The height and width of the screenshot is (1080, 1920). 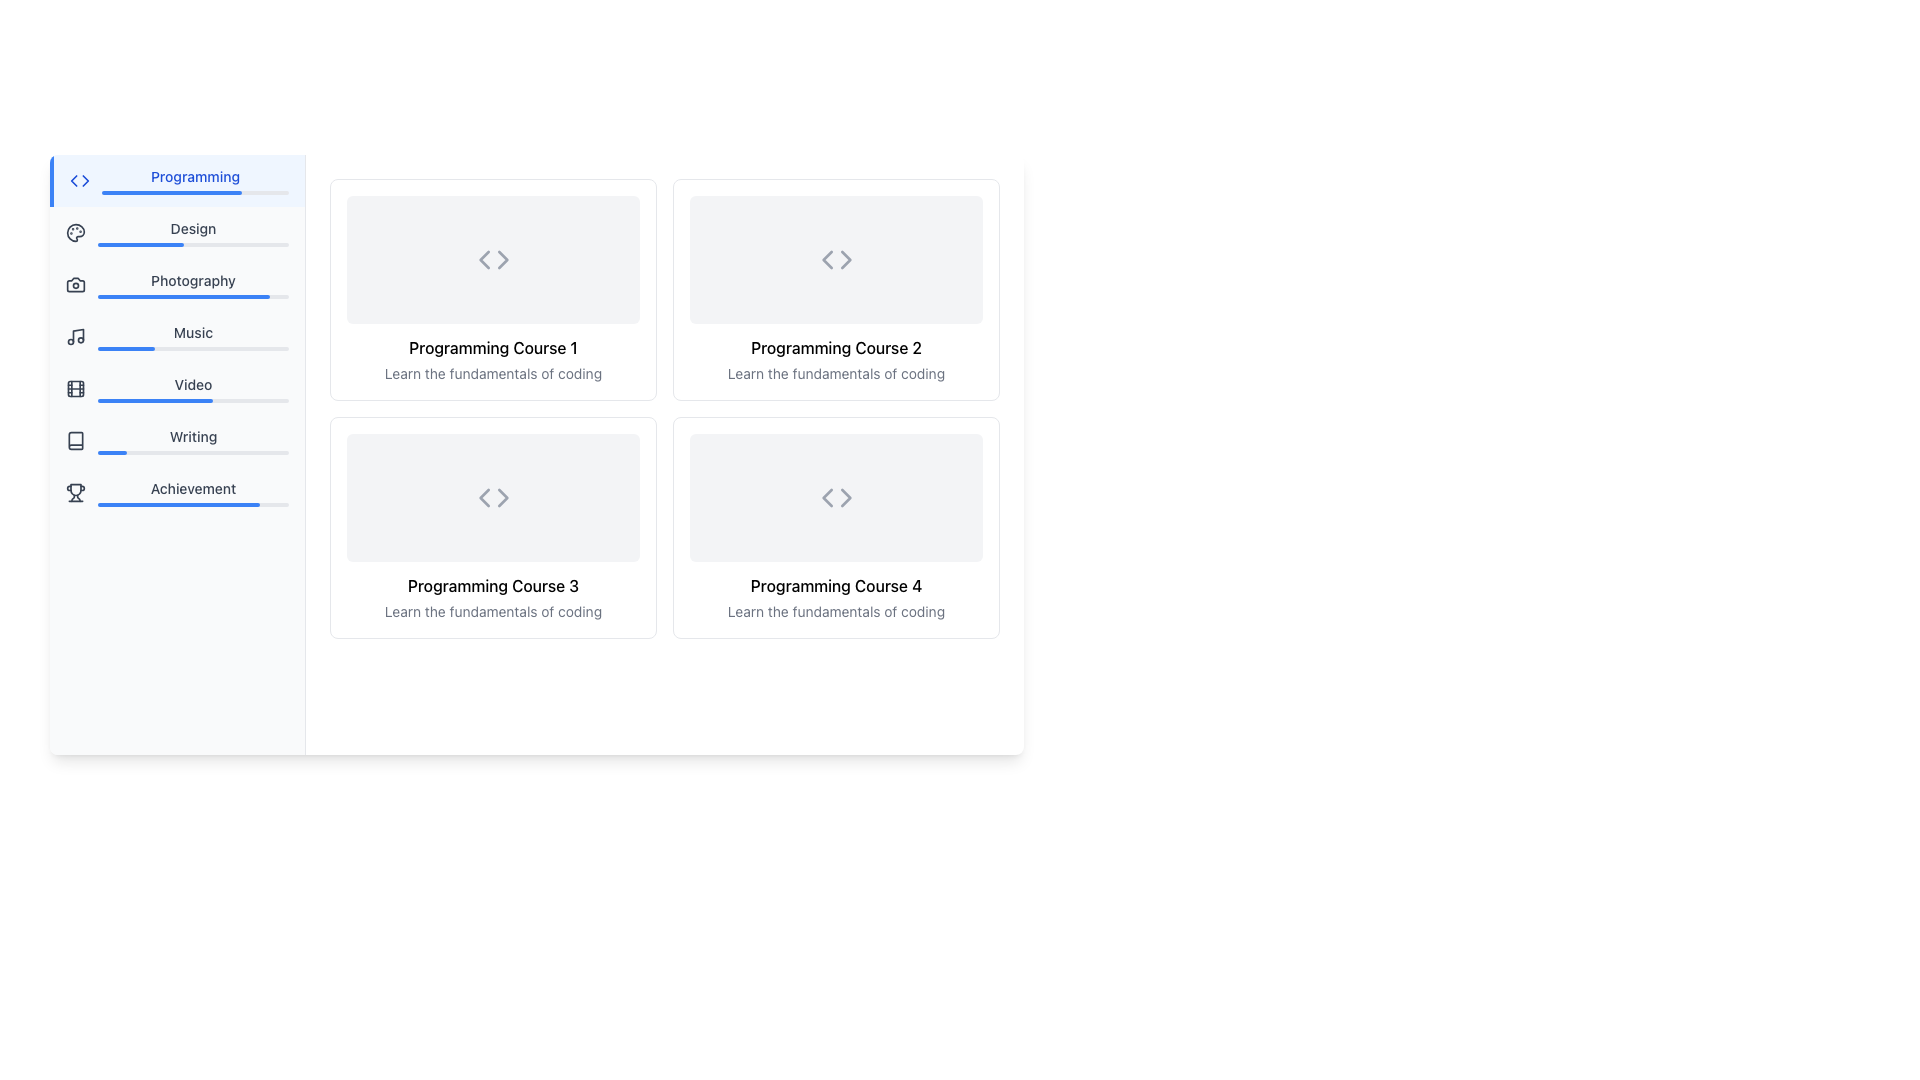 I want to click on the static text label displaying the word 'Achievement' located in the navigation sidebar, positioned below the 'Writing' label, so click(x=193, y=489).